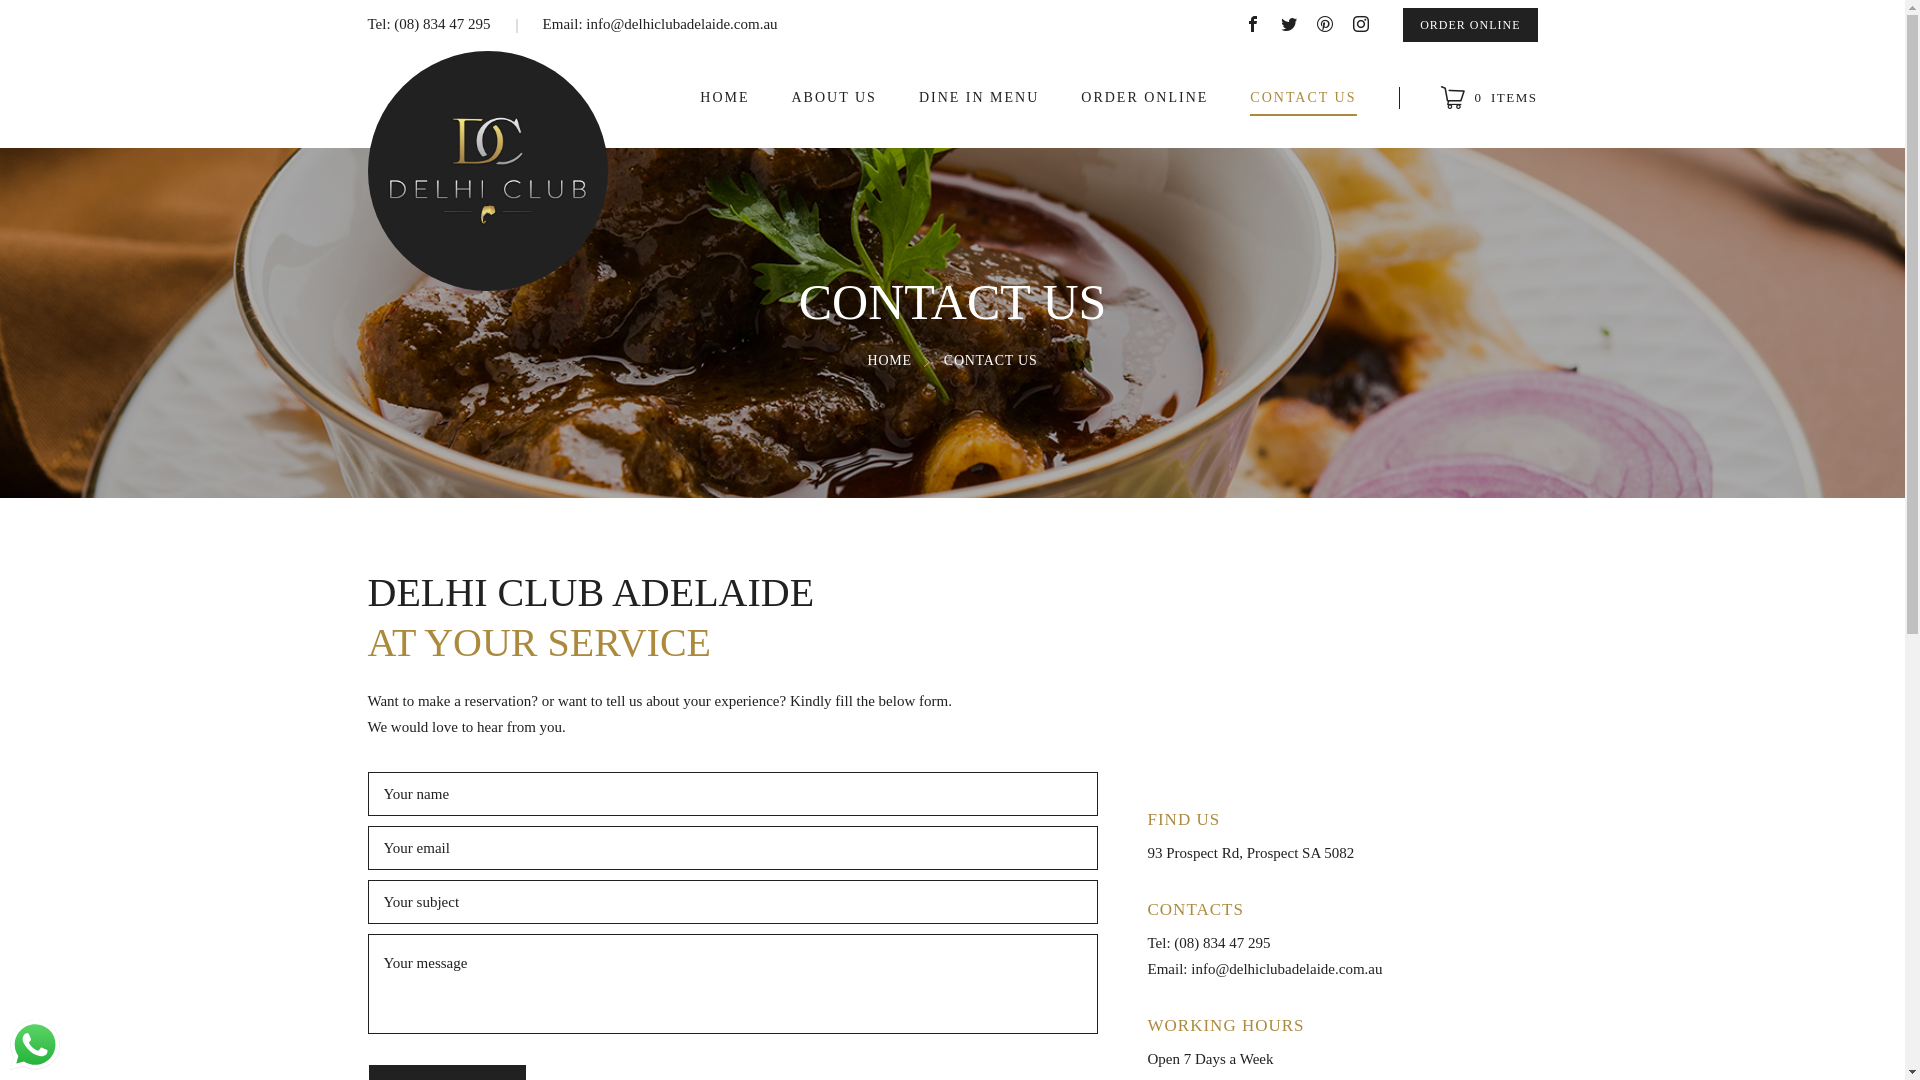 The height and width of the screenshot is (1080, 1920). What do you see at coordinates (1324, 23) in the screenshot?
I see `'pinterest'` at bounding box center [1324, 23].